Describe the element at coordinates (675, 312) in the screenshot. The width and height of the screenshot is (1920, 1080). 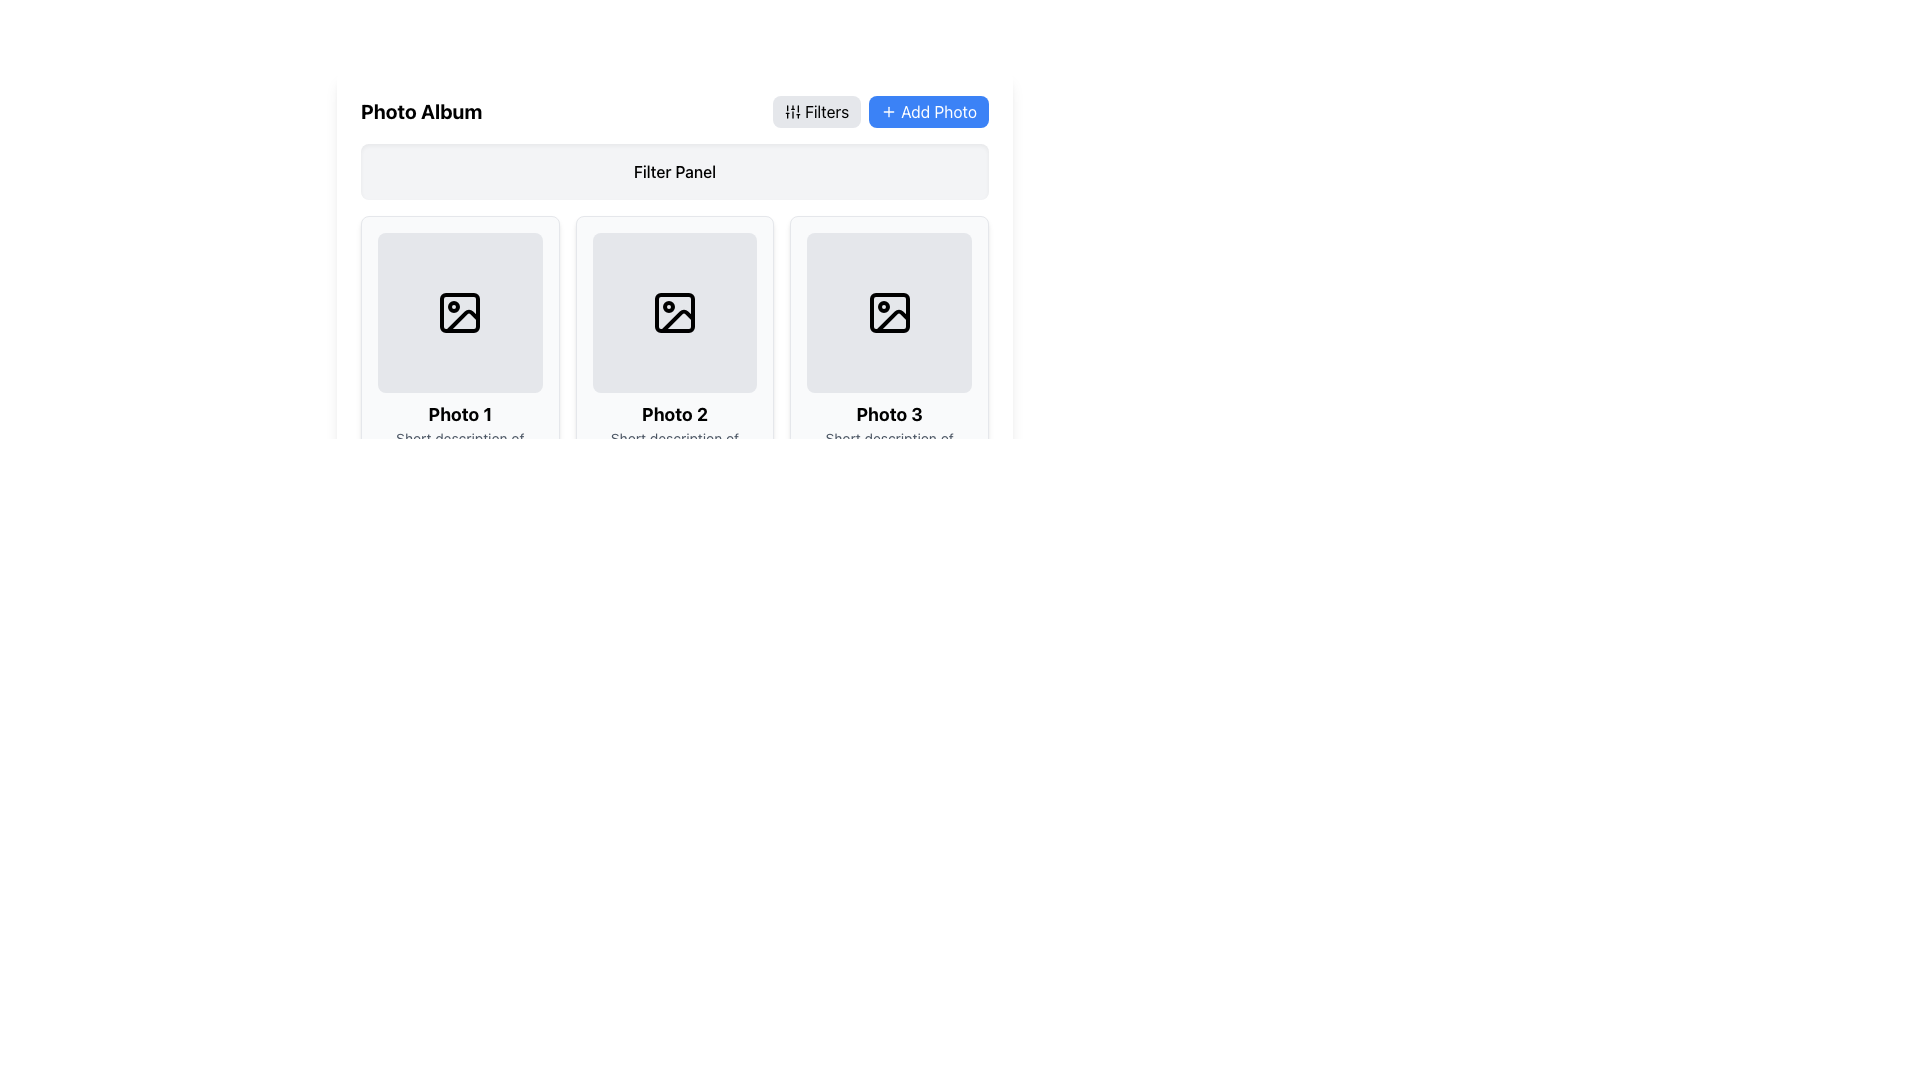
I see `the rounded rectangular icon in the second photo thumbnail within the grid of photo items` at that location.